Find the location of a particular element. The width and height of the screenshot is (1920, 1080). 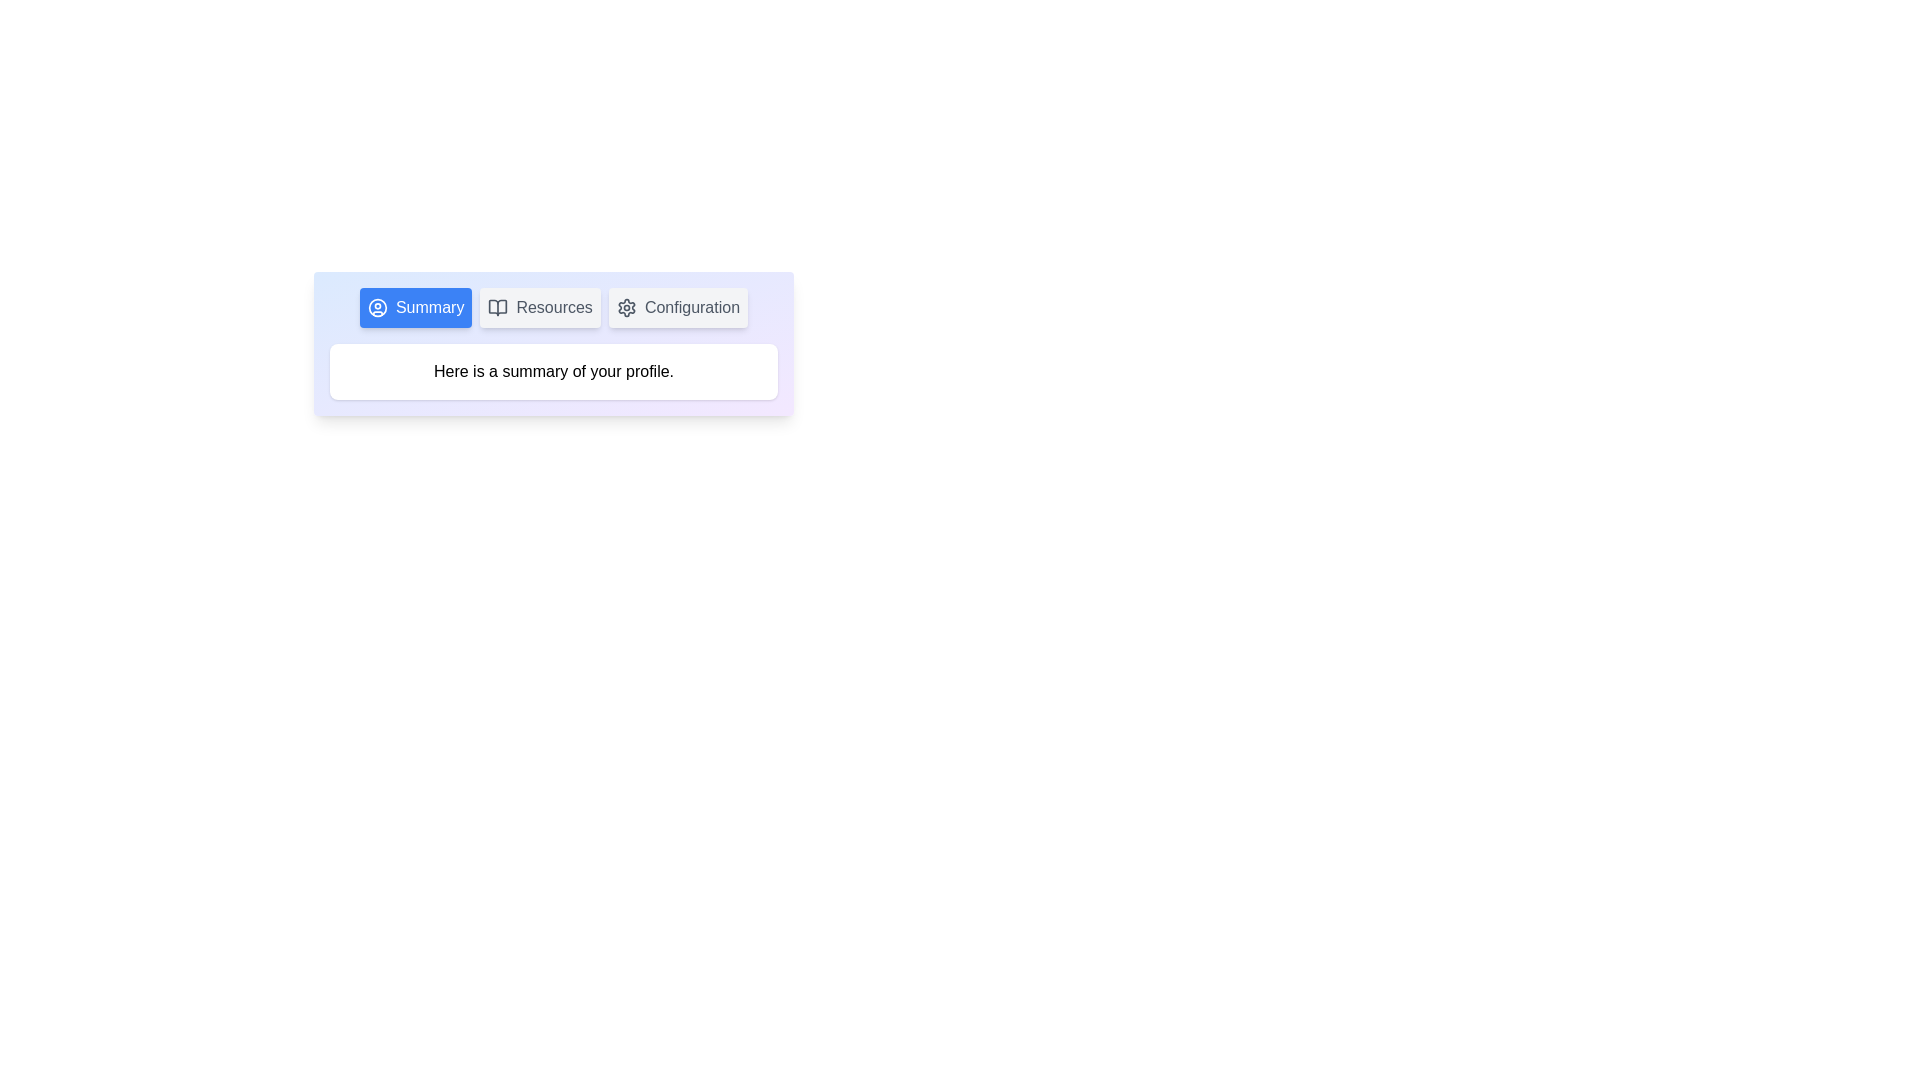

the icon of the Resources tab is located at coordinates (498, 308).